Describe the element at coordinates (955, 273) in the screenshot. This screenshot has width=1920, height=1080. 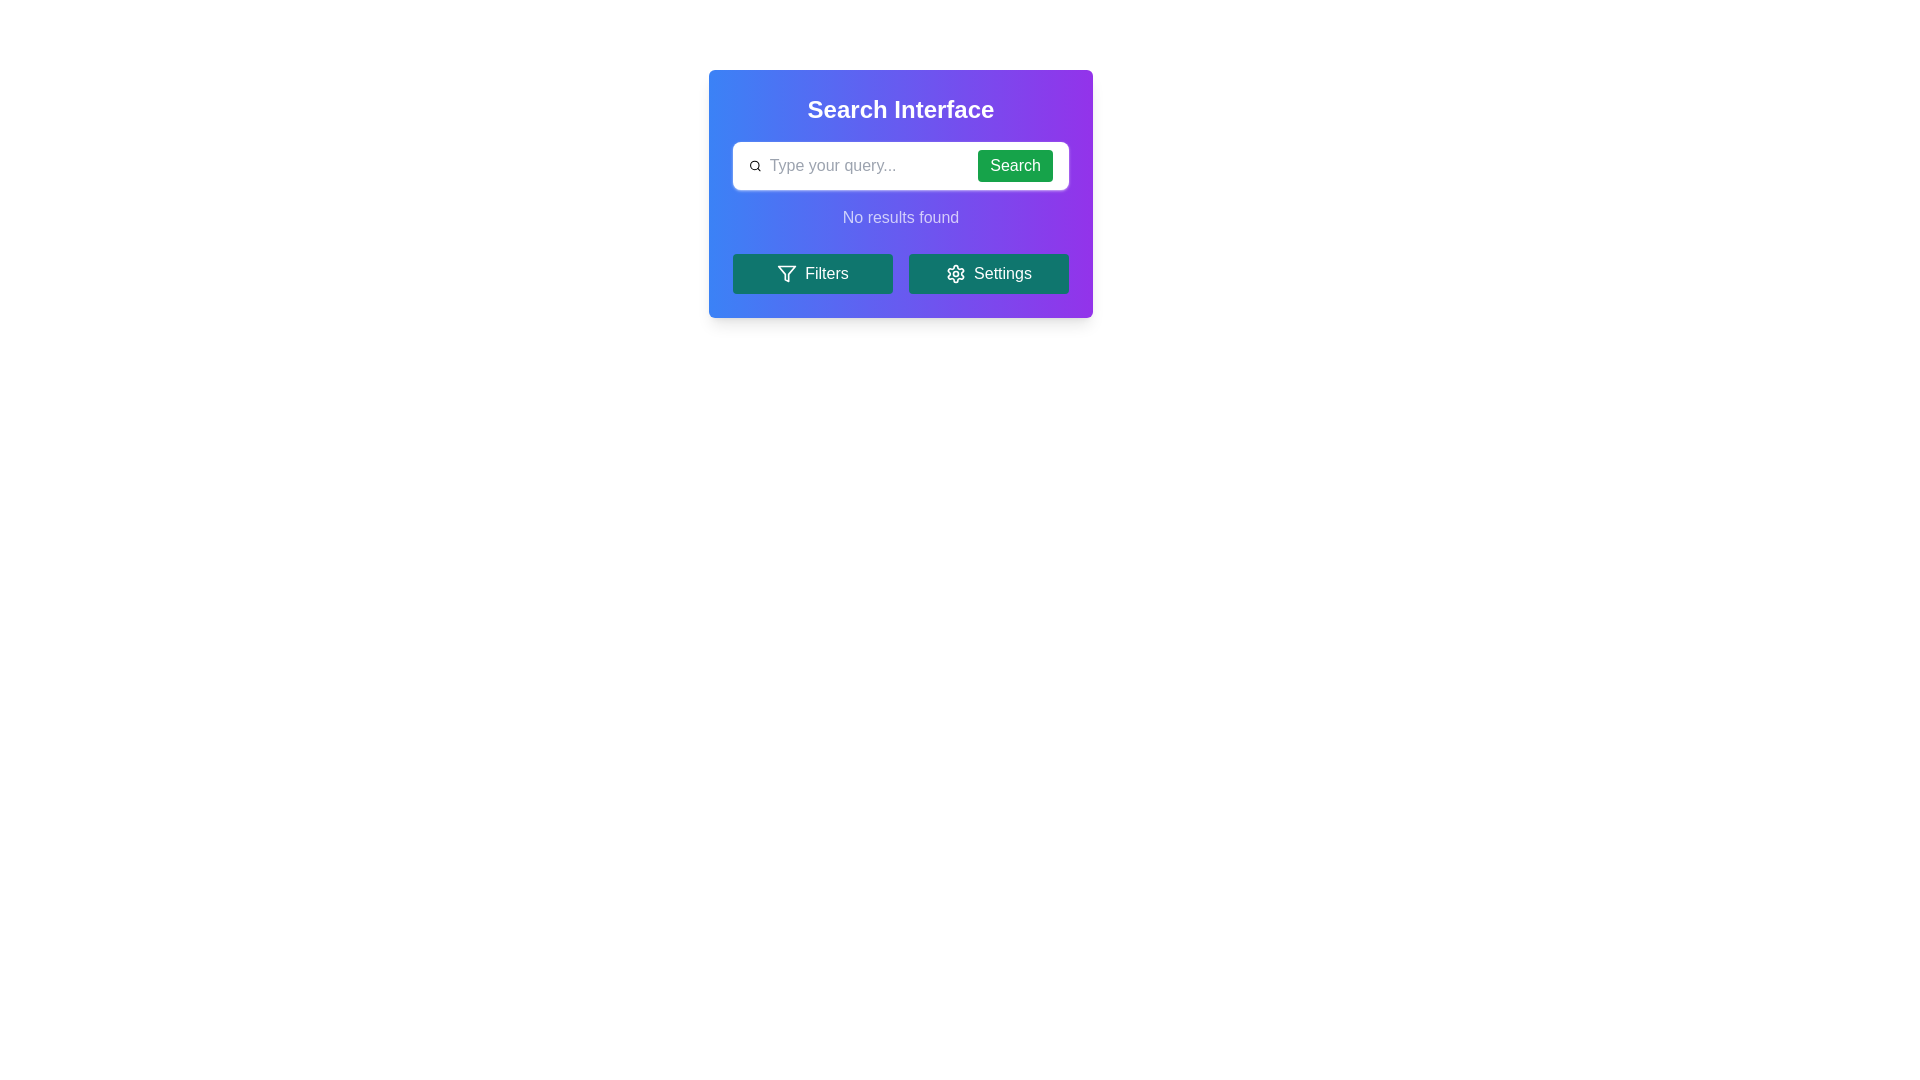
I see `gear-like settings icon located within the 'Settings' button in the bottom-right section of the central overlay panel` at that location.